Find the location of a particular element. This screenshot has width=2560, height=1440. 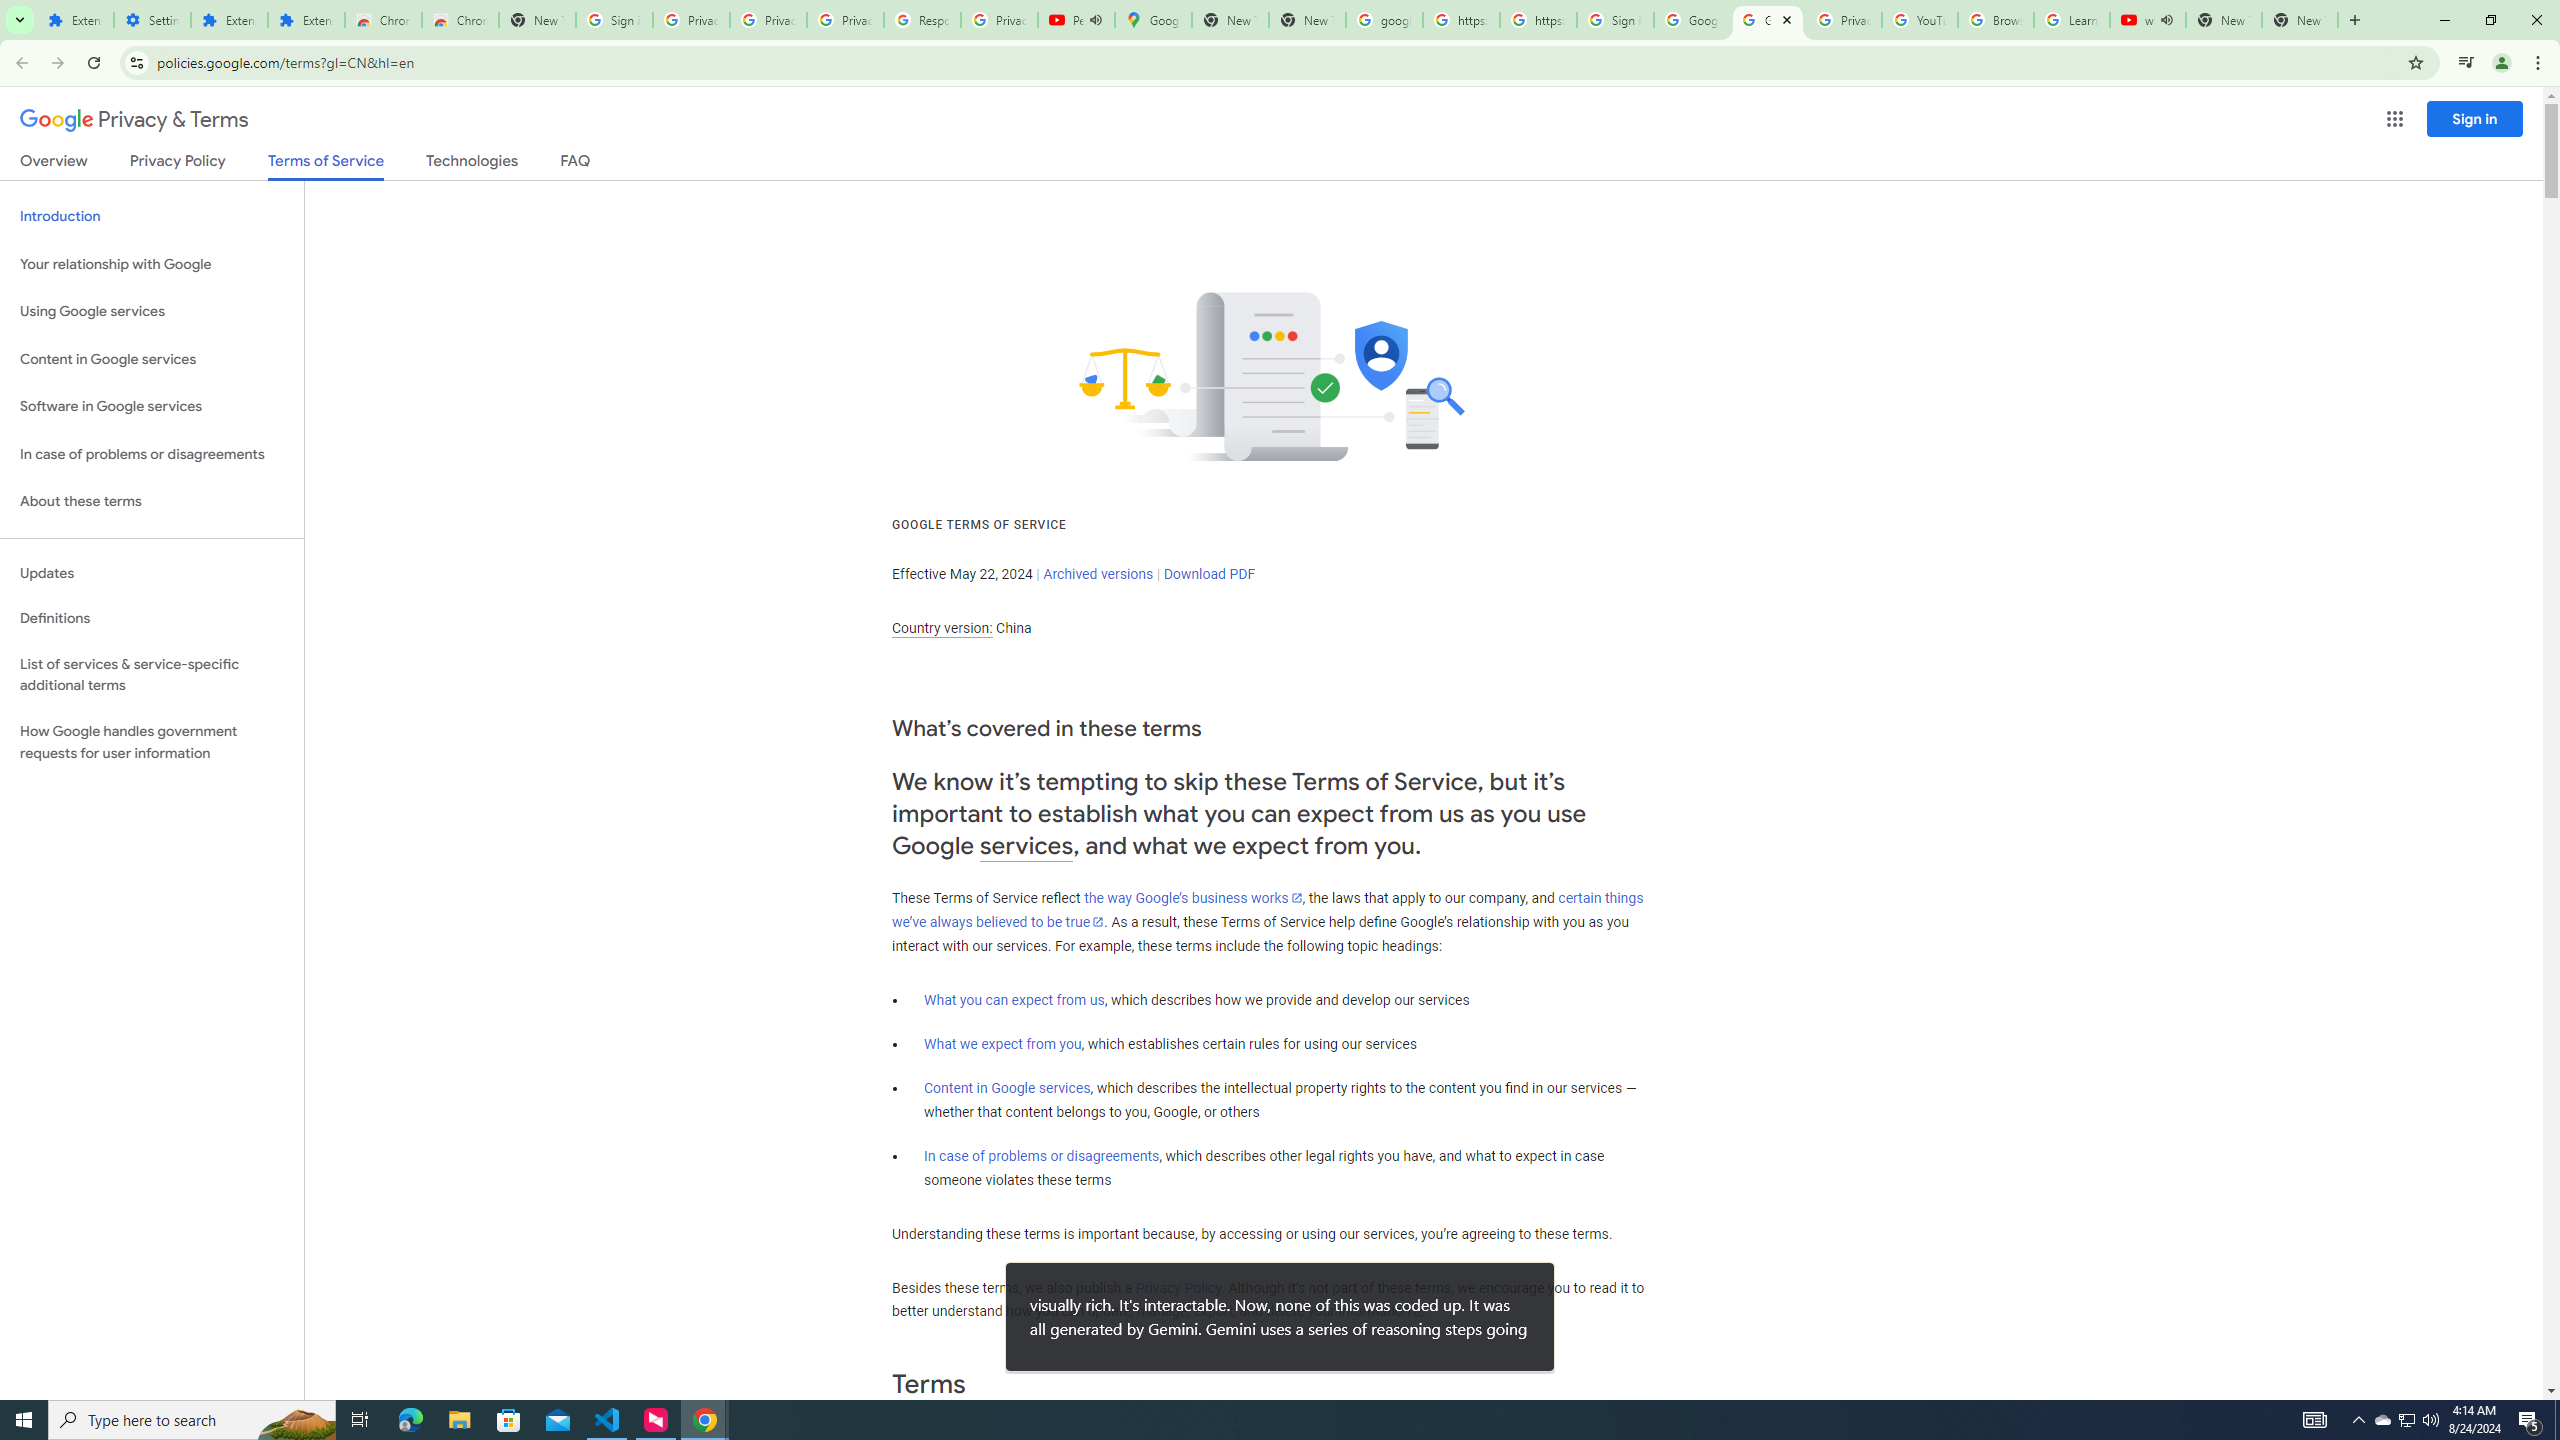

'YouTube' is located at coordinates (1920, 19).